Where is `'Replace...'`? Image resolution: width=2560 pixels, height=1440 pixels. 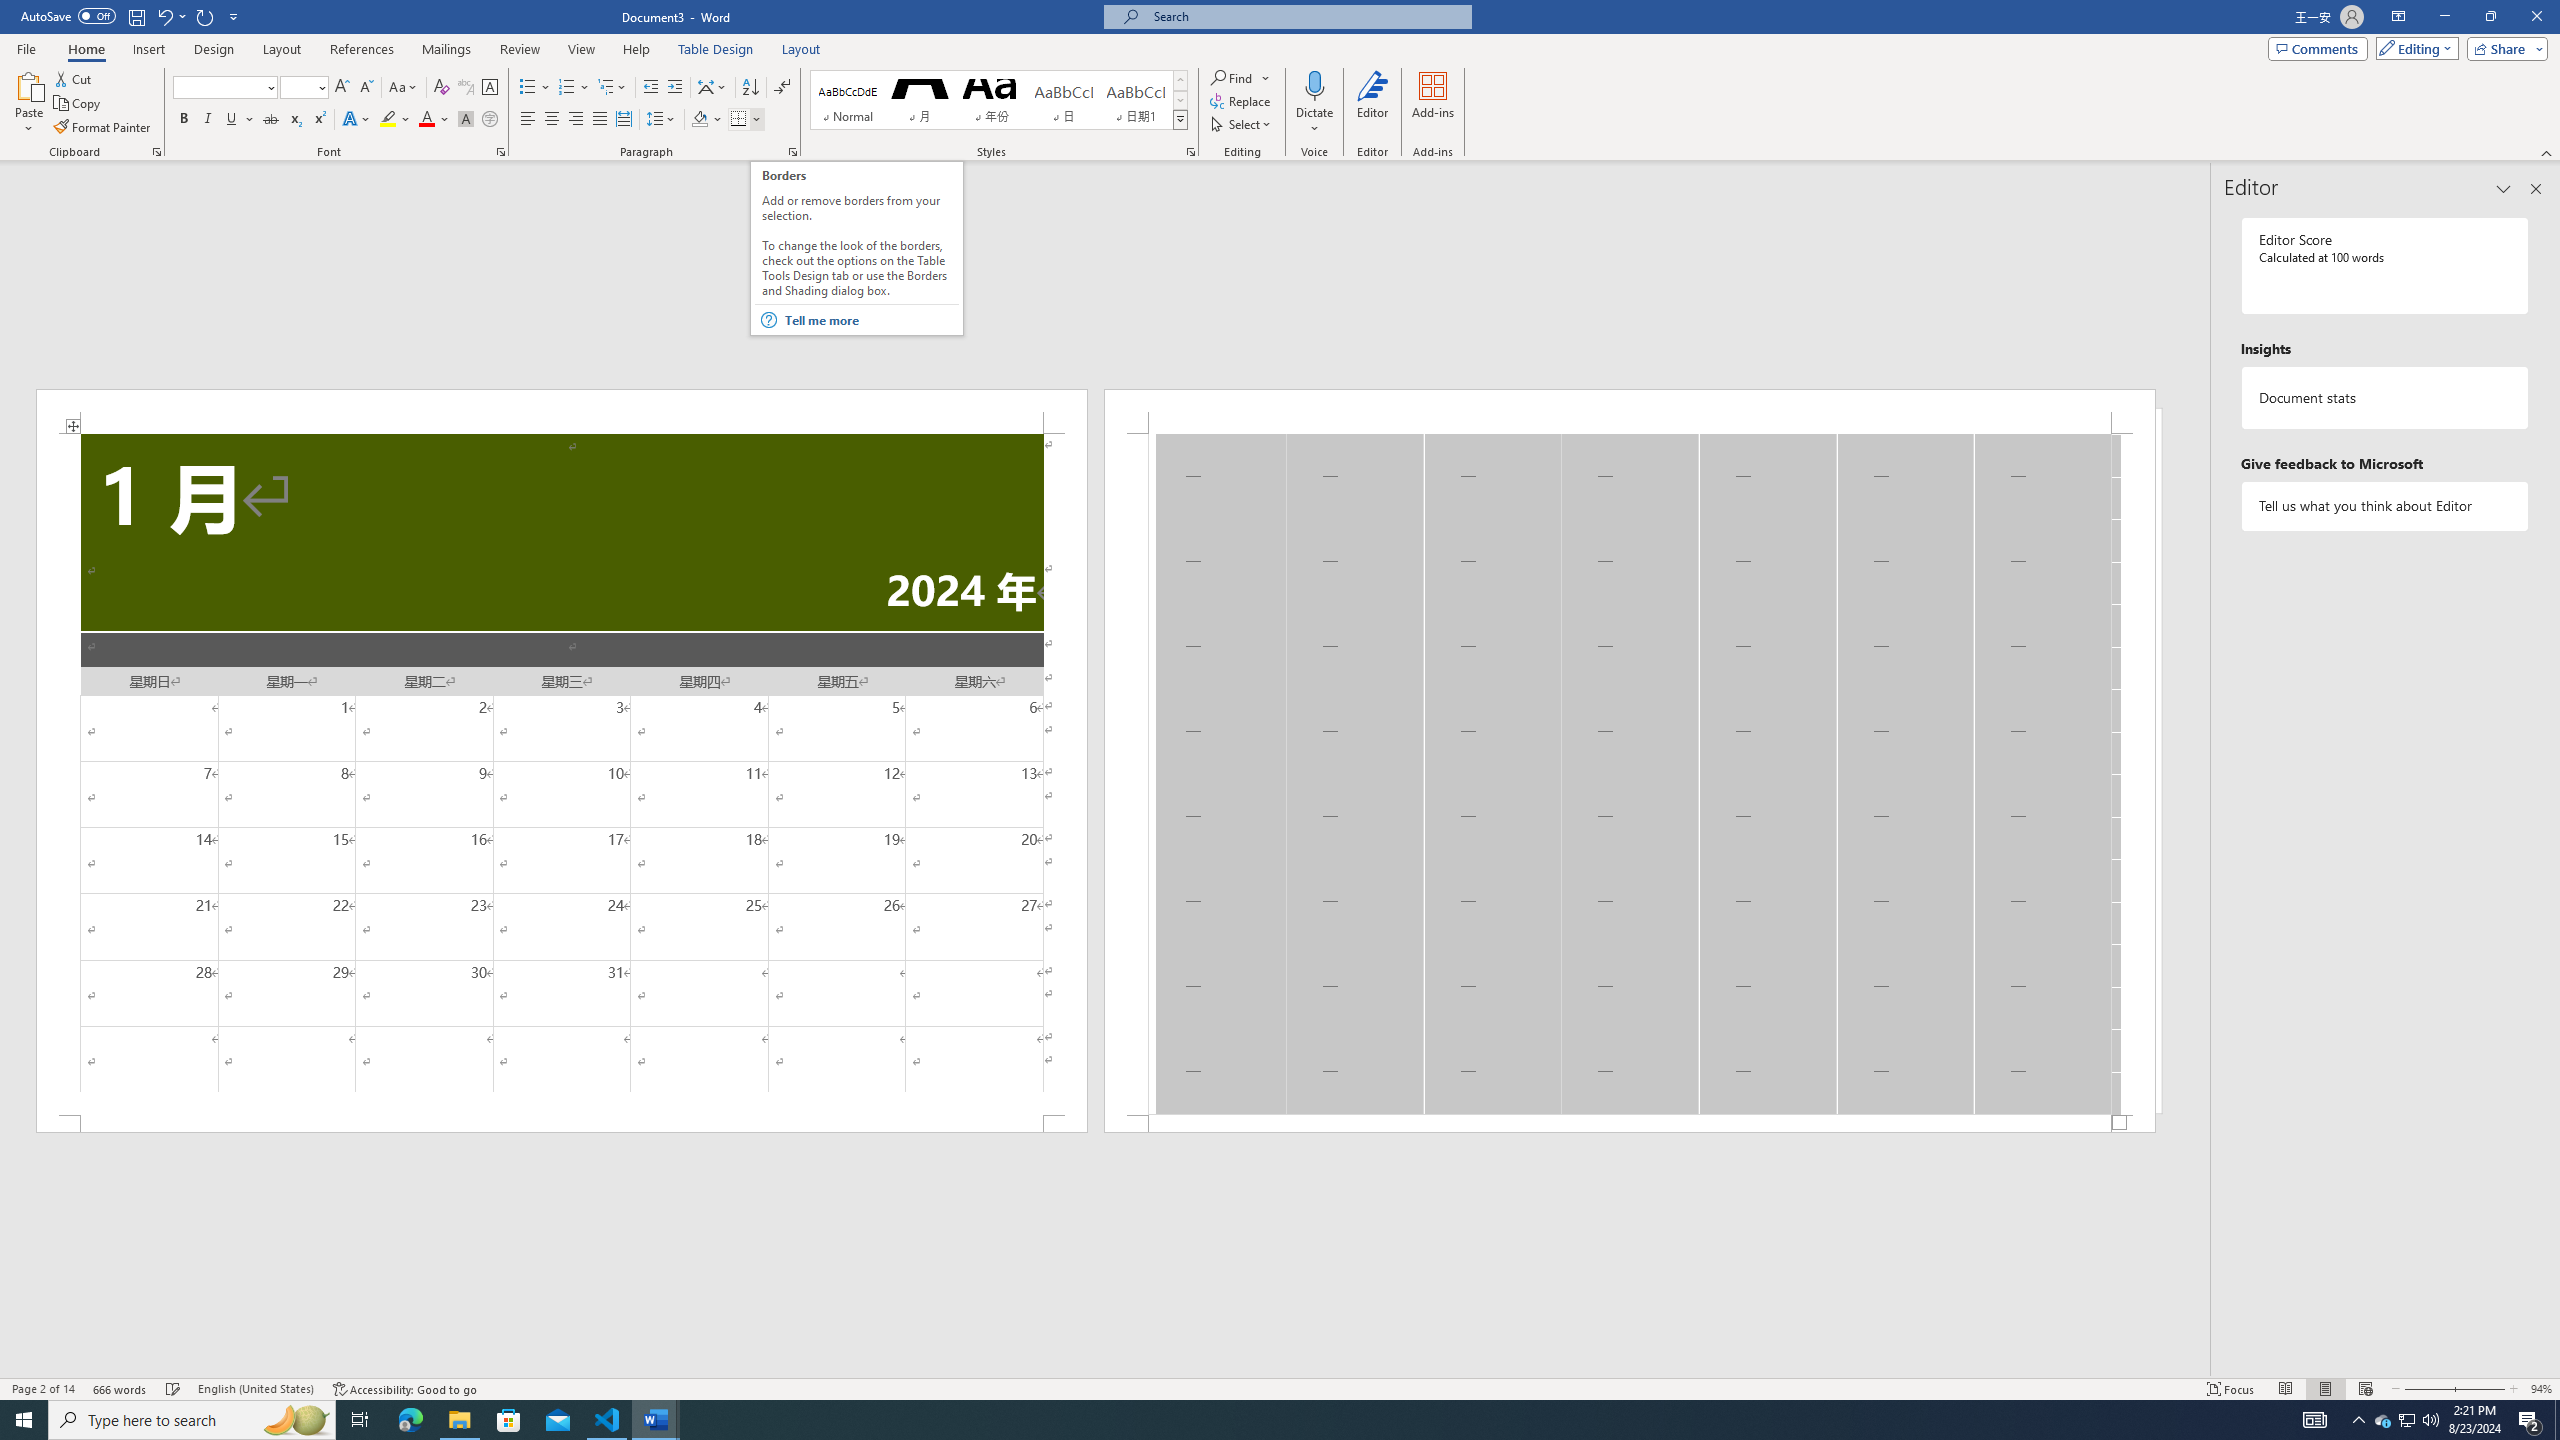
'Replace...' is located at coordinates (1240, 99).